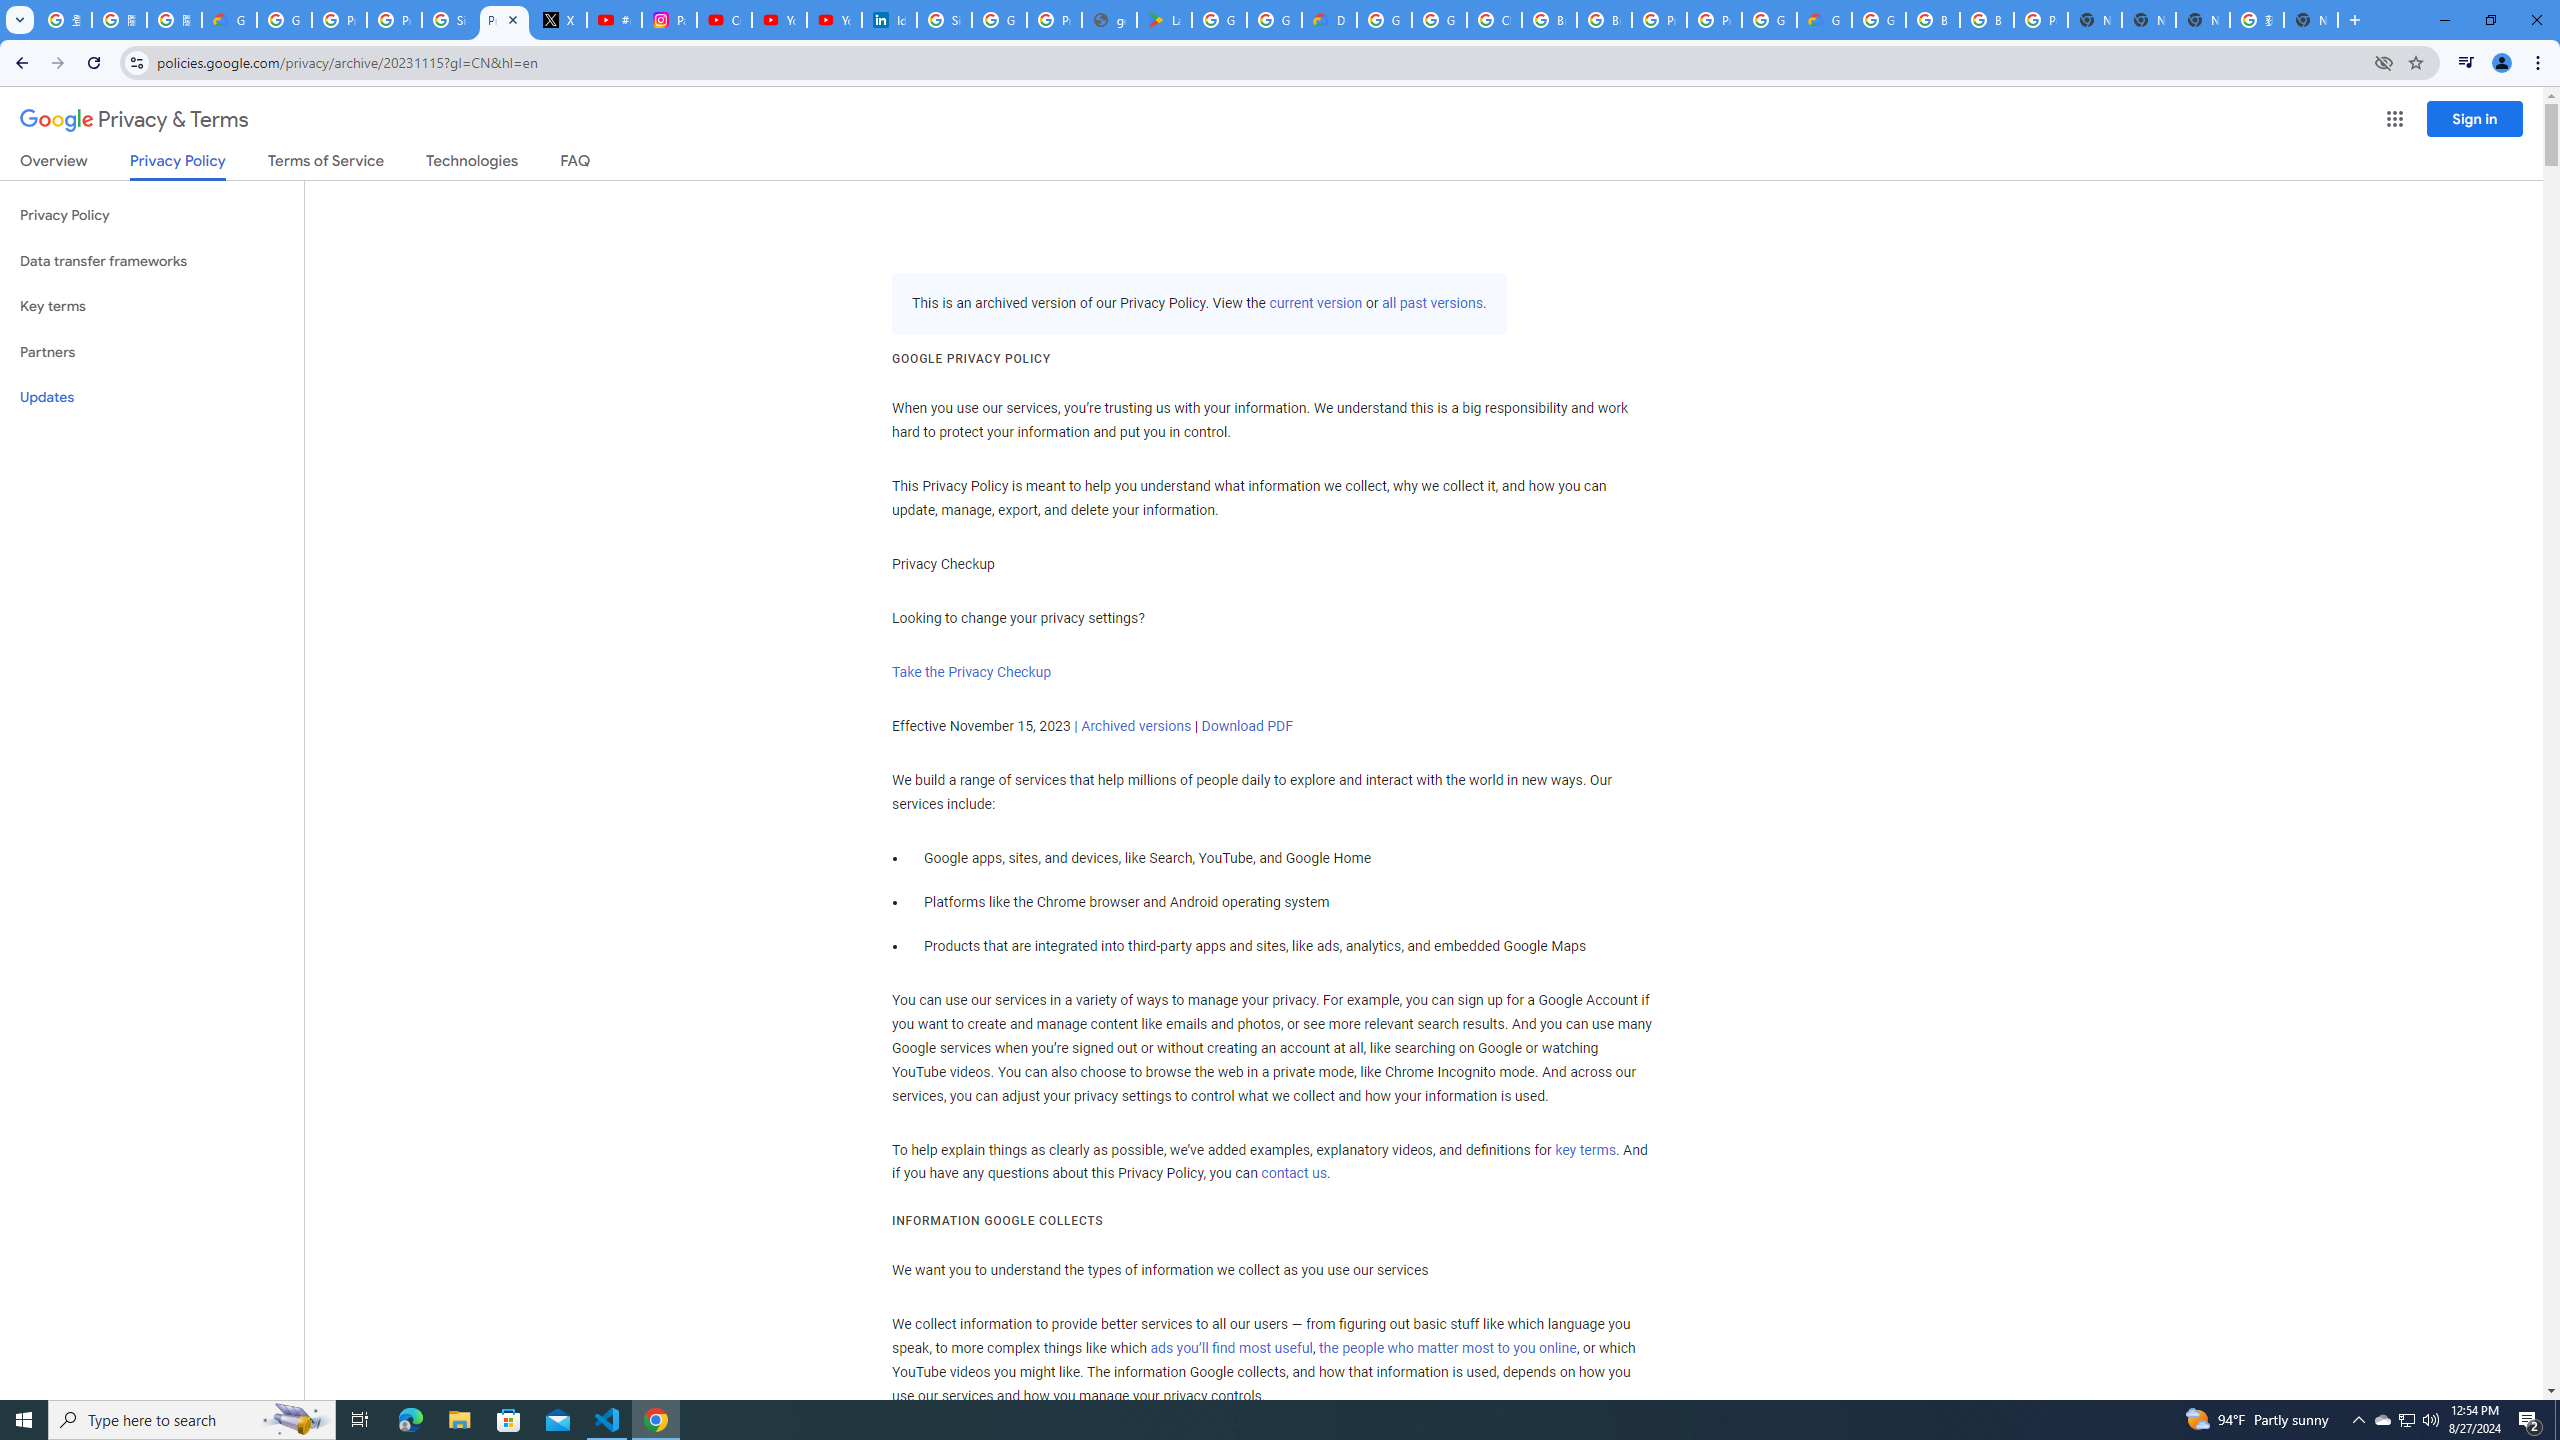  What do you see at coordinates (1136, 724) in the screenshot?
I see `'Archived versions'` at bounding box center [1136, 724].